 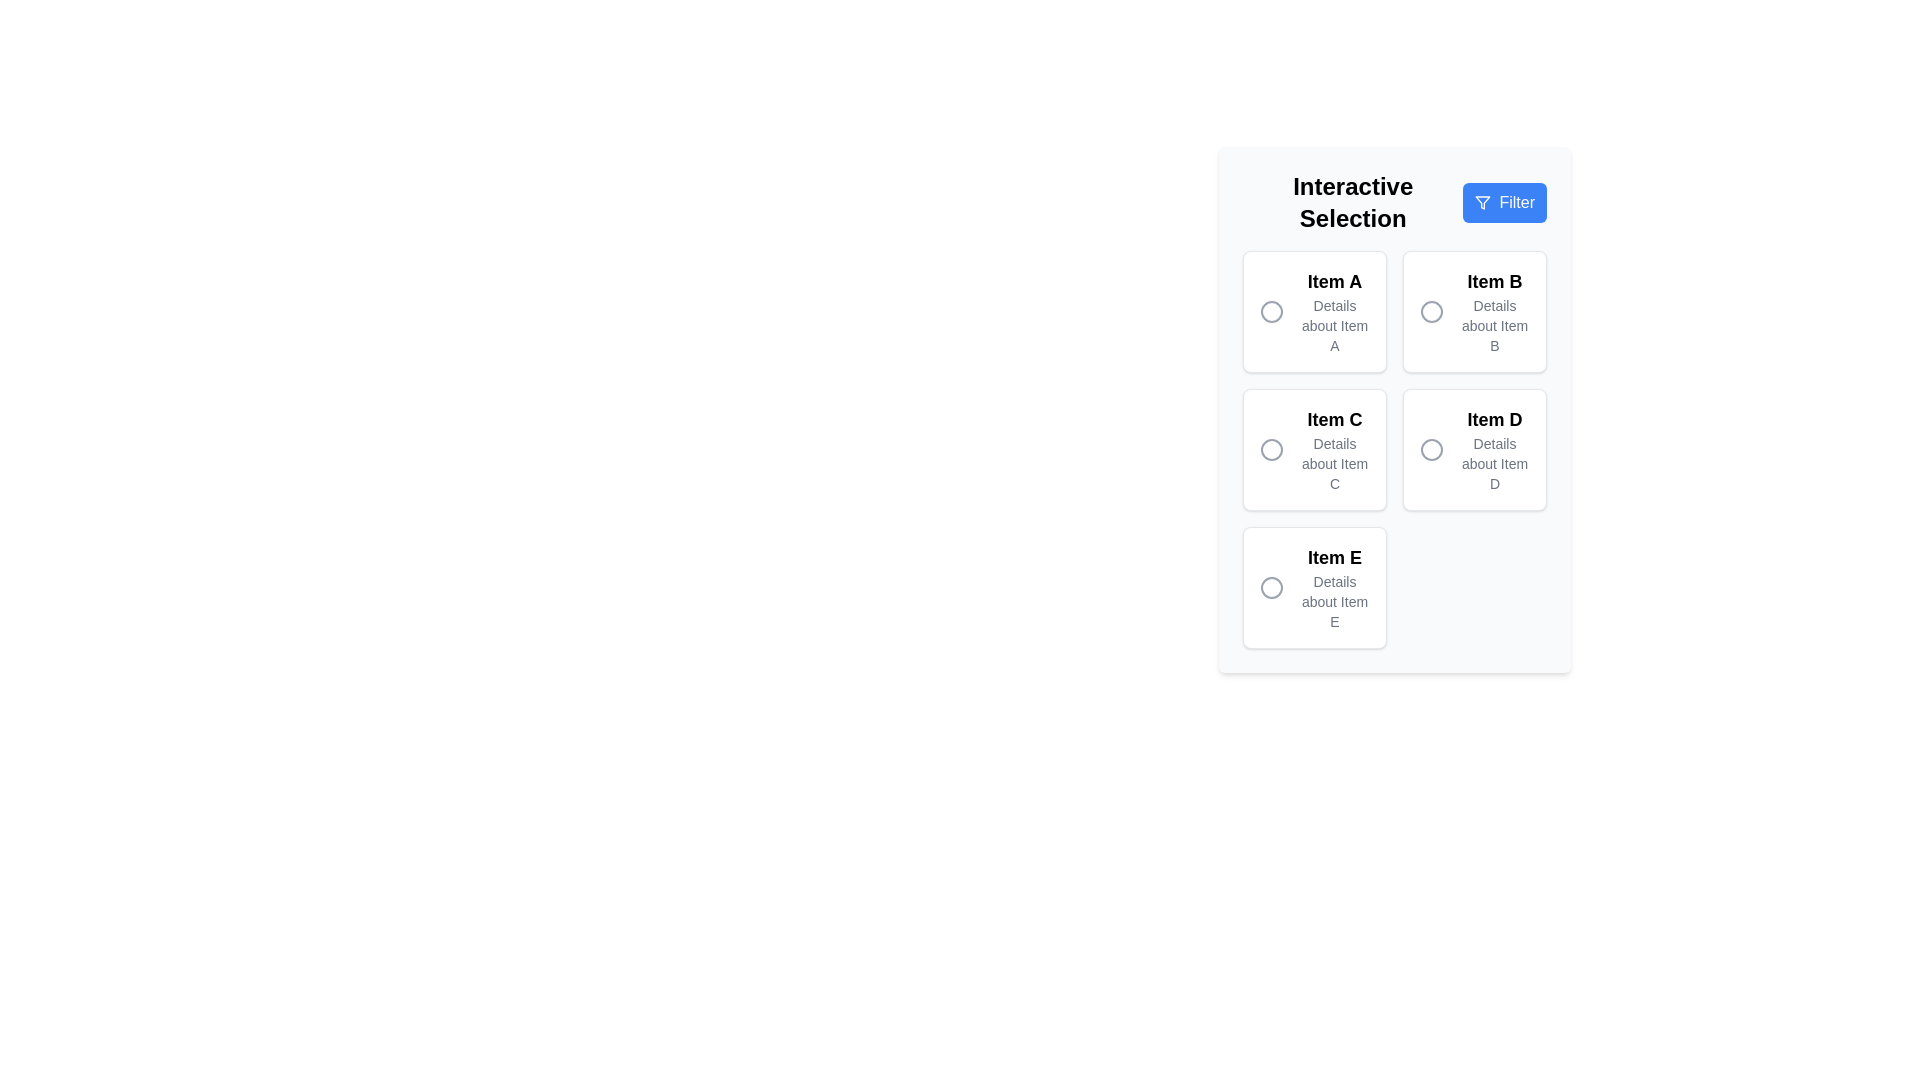 I want to click on the SVG filter icon located in the top-right corner of the 'Interactive Selection' panel, which is used to refine or narrow down displayed options, so click(x=1483, y=203).